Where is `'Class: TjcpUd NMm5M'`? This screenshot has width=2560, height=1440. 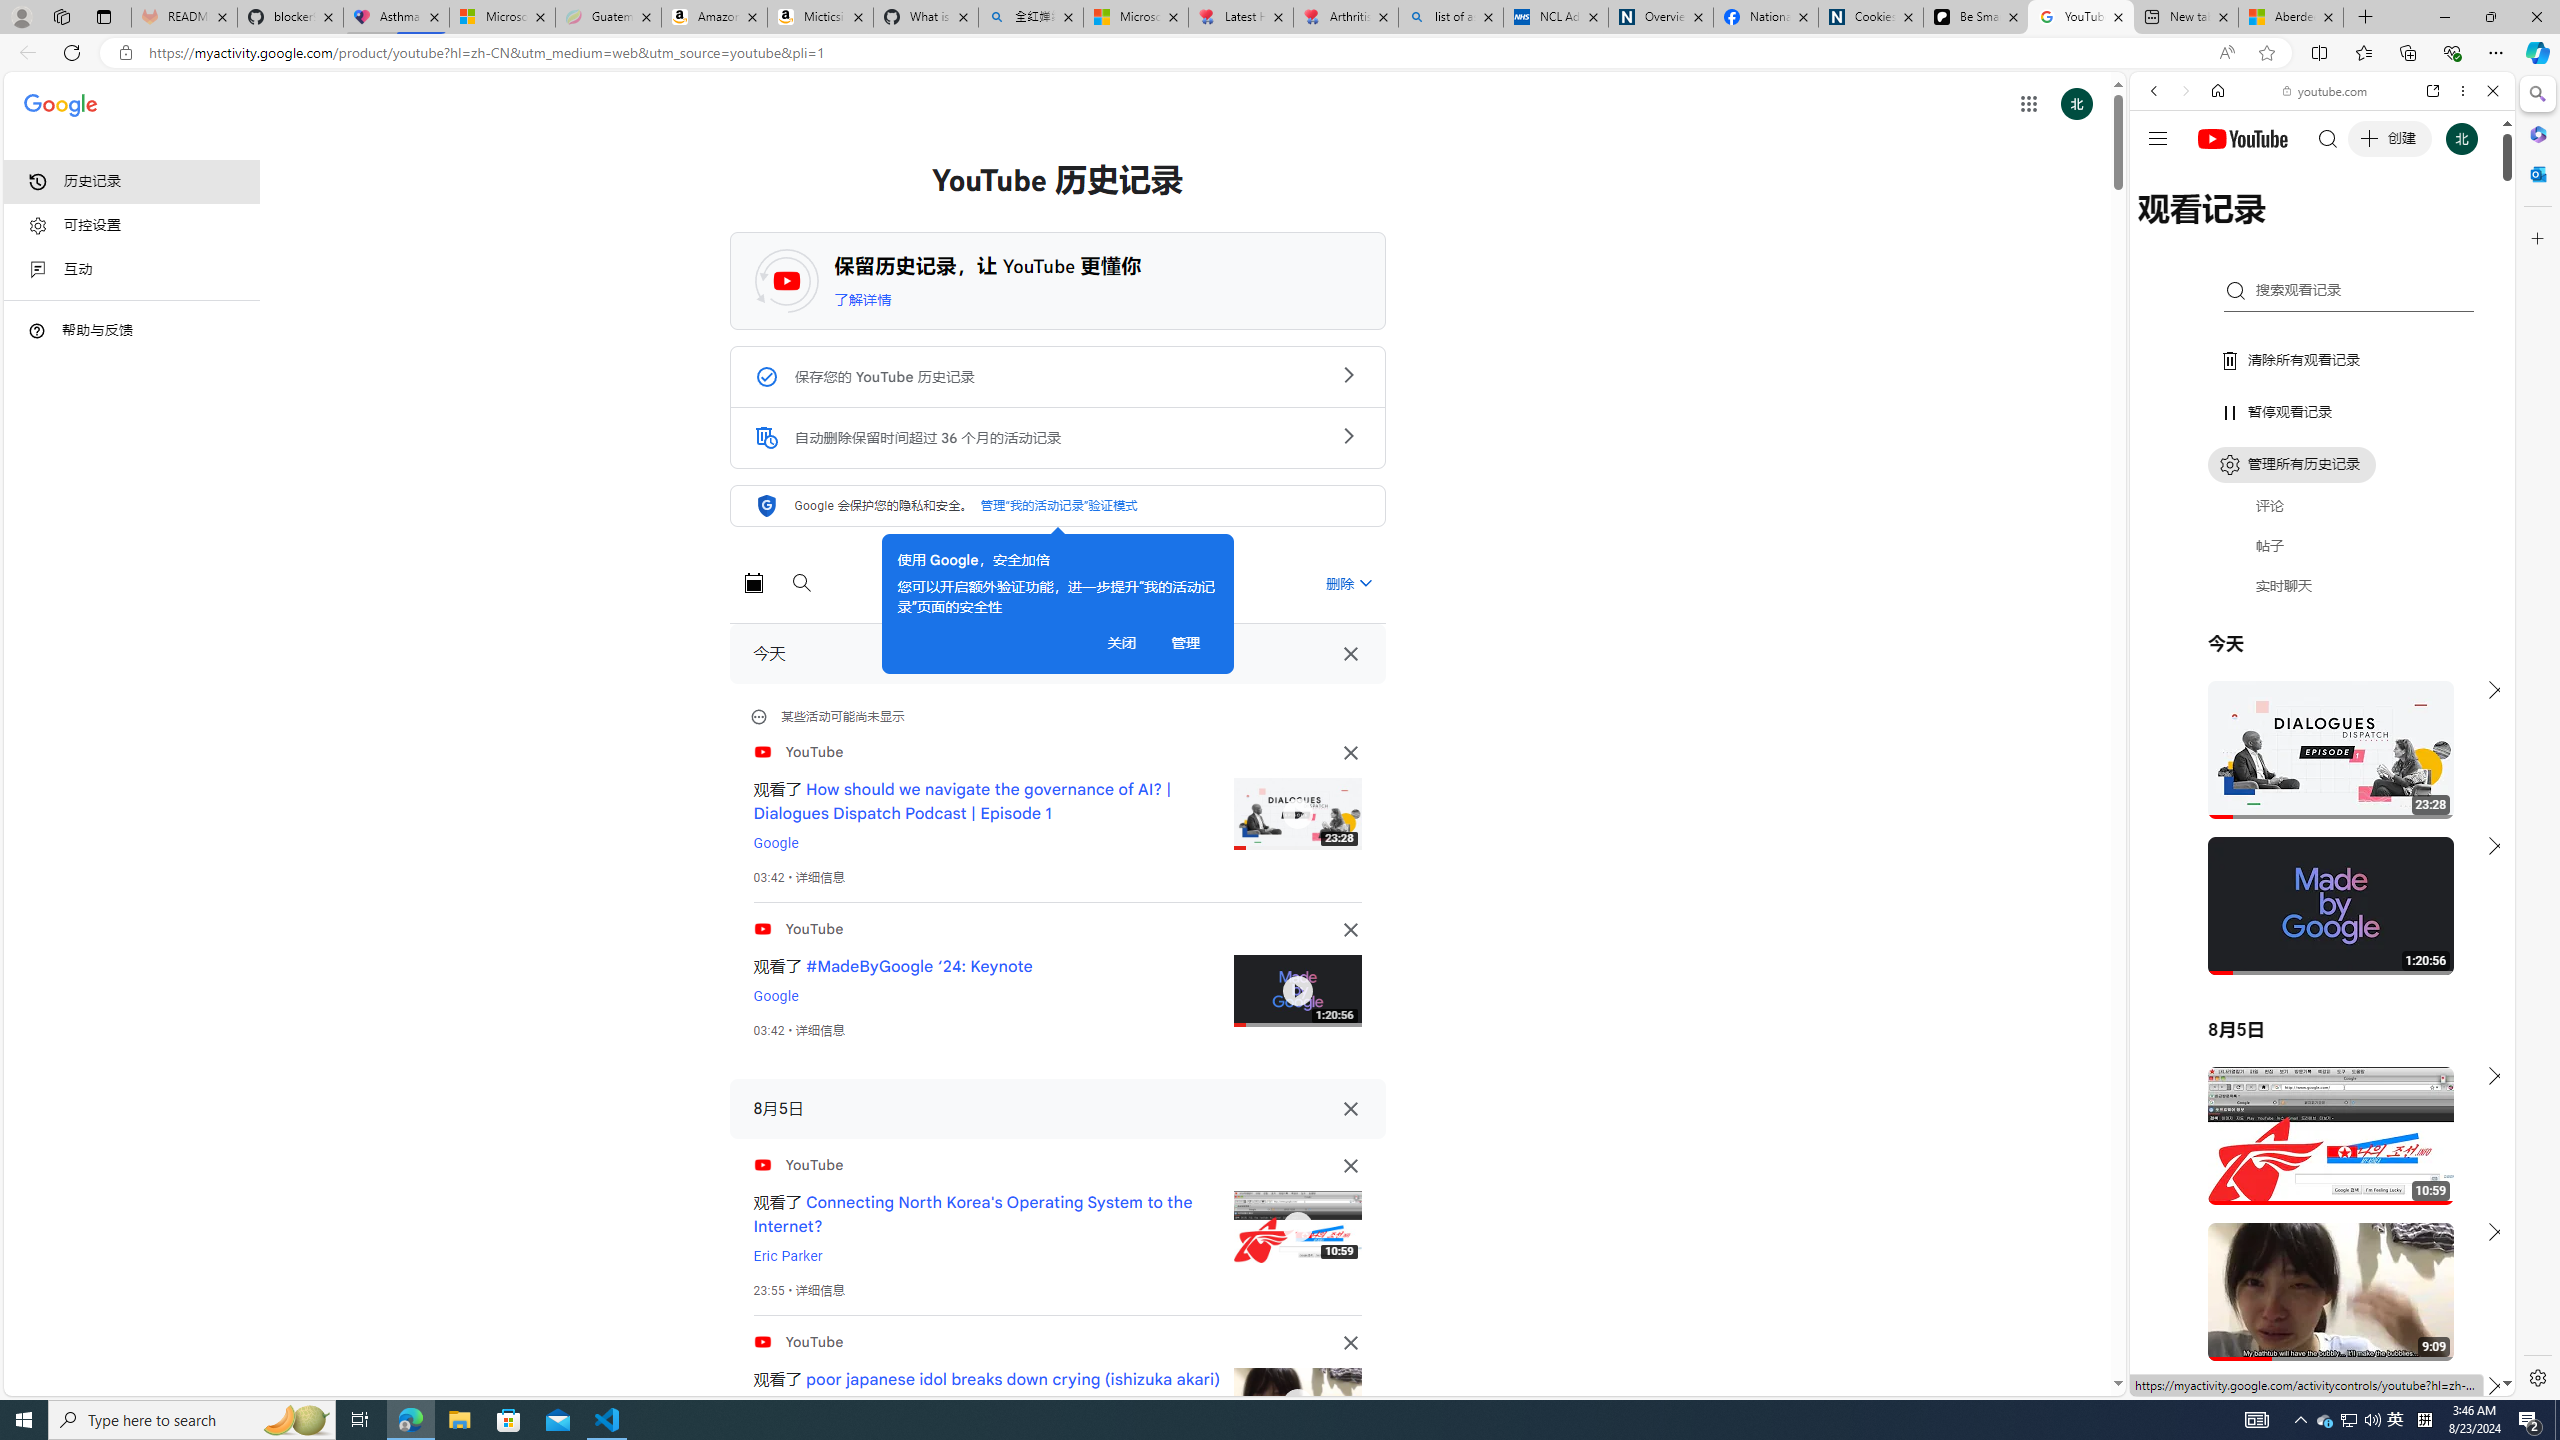
'Class: TjcpUd NMm5M' is located at coordinates (1349, 1341).